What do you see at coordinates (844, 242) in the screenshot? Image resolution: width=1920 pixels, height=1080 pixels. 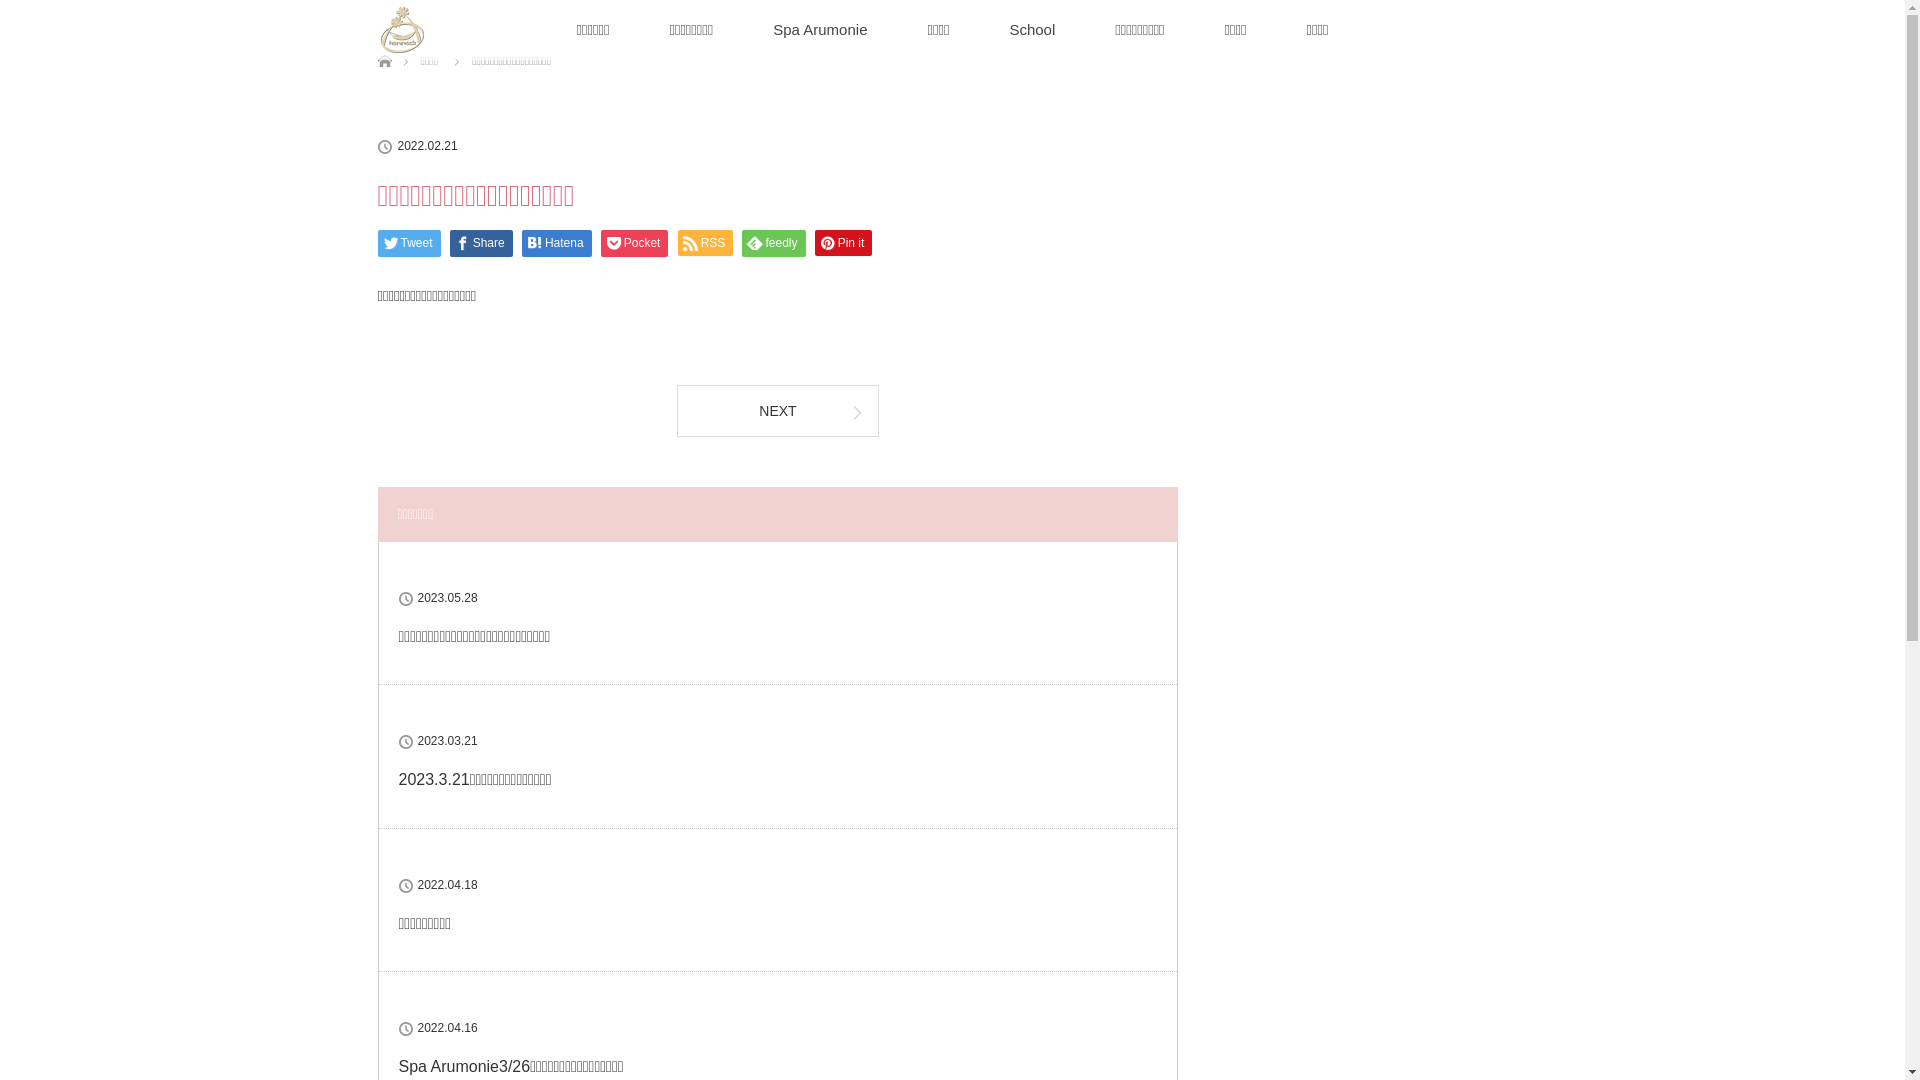 I see `'Pin it'` at bounding box center [844, 242].